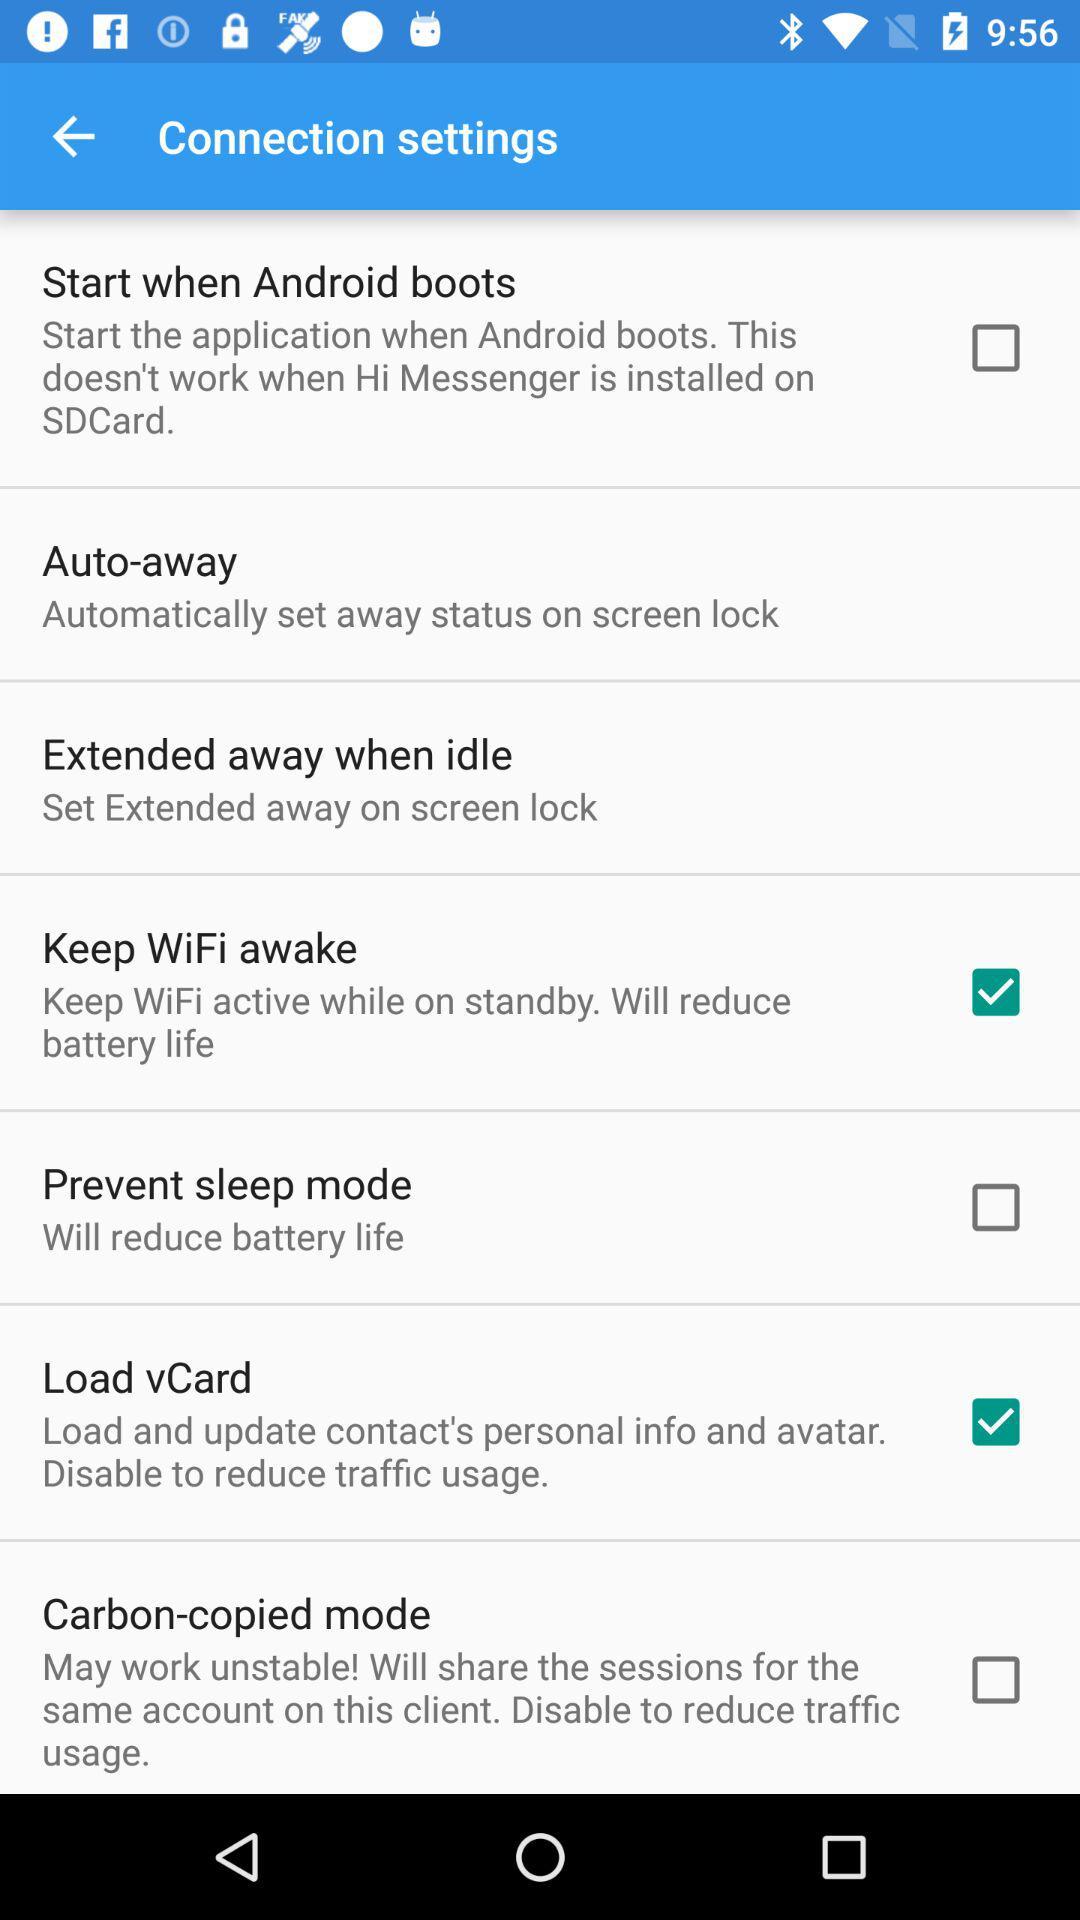  I want to click on icon above may work unstable item, so click(235, 1612).